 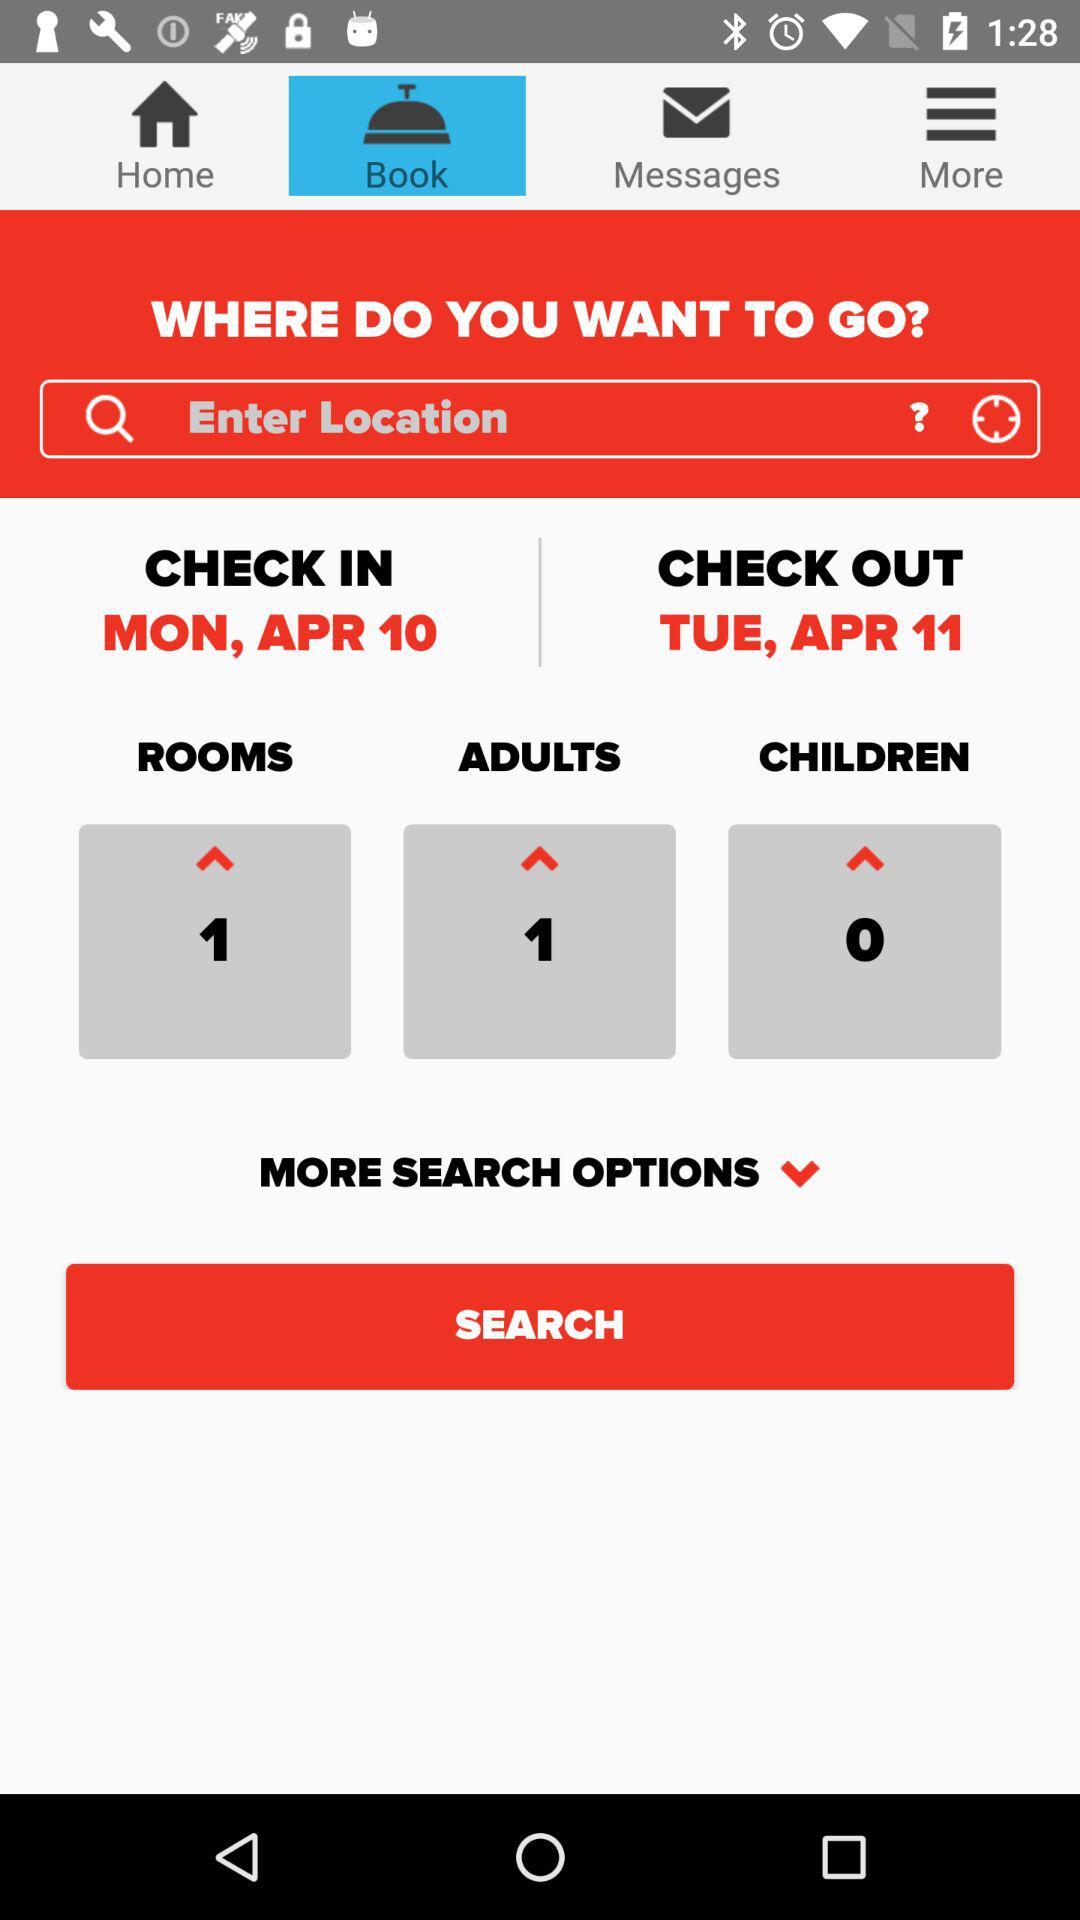 What do you see at coordinates (540, 863) in the screenshot?
I see `caret symbol which is below adults` at bounding box center [540, 863].